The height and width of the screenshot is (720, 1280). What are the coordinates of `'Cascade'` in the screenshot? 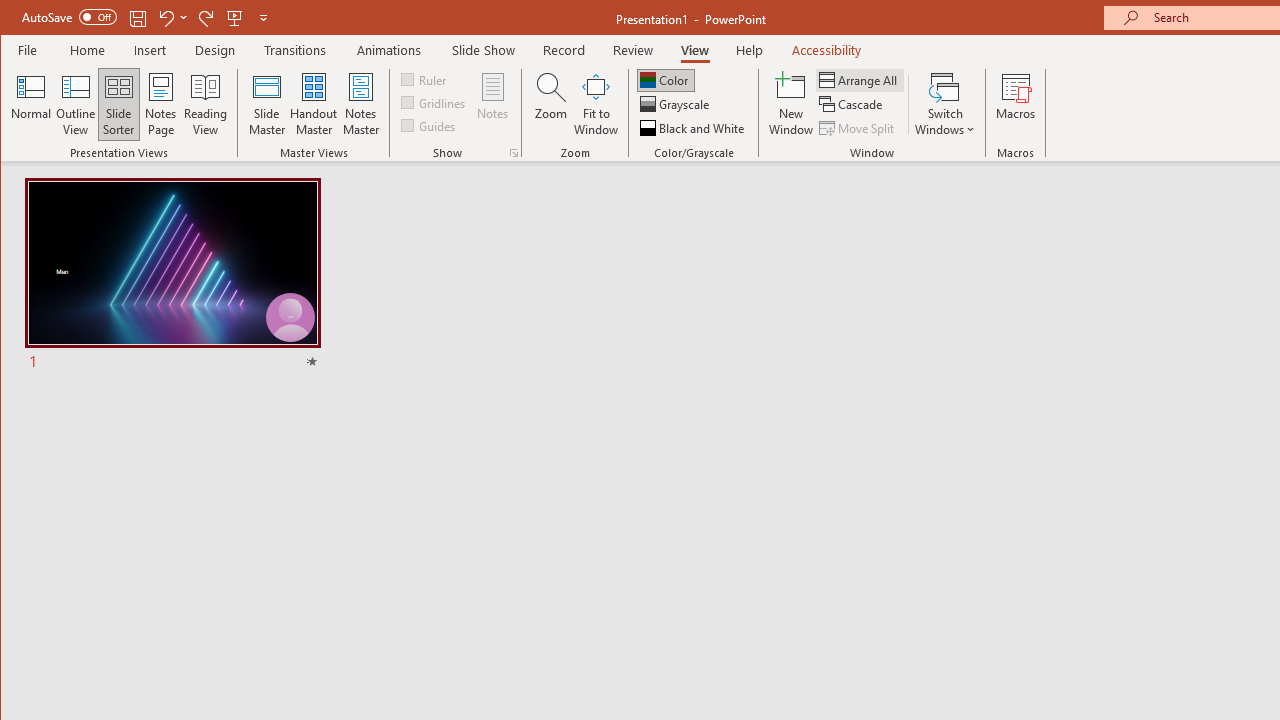 It's located at (853, 104).